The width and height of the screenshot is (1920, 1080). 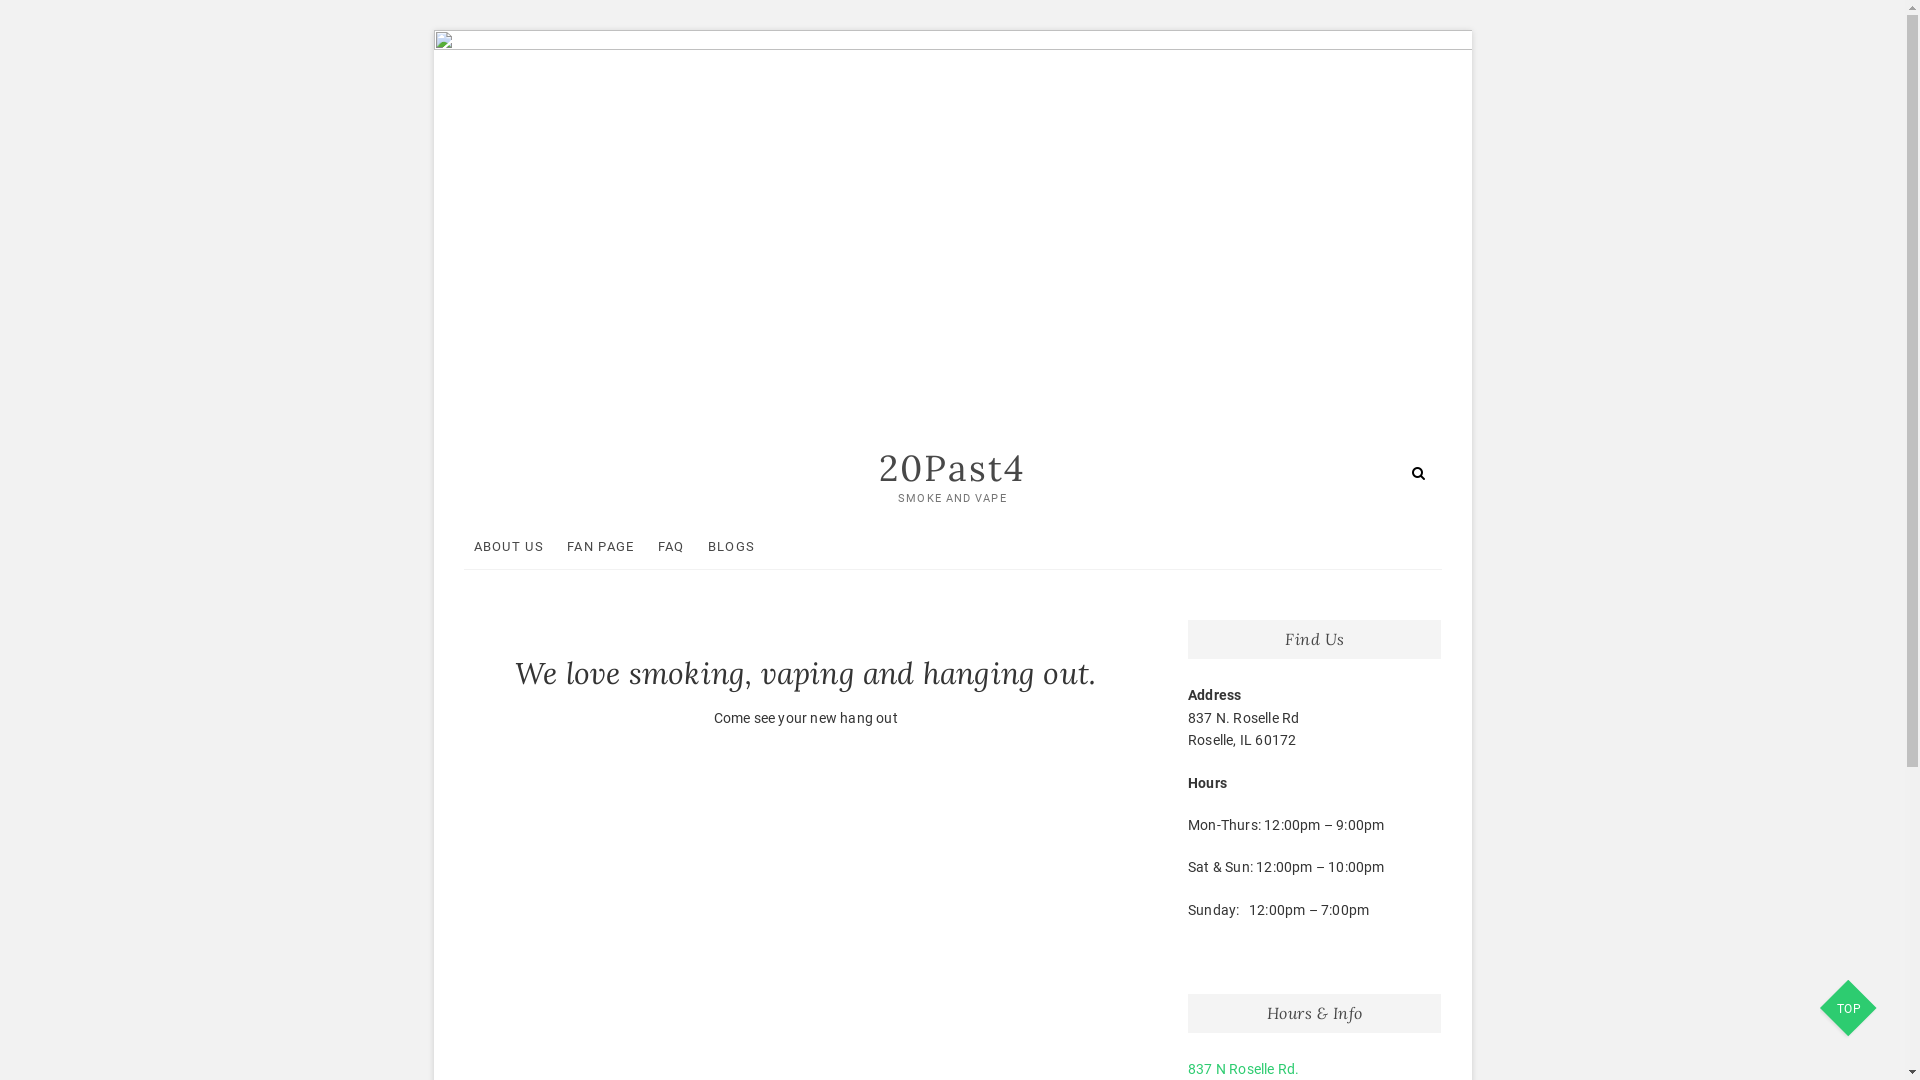 I want to click on 'FAQ', so click(x=671, y=546).